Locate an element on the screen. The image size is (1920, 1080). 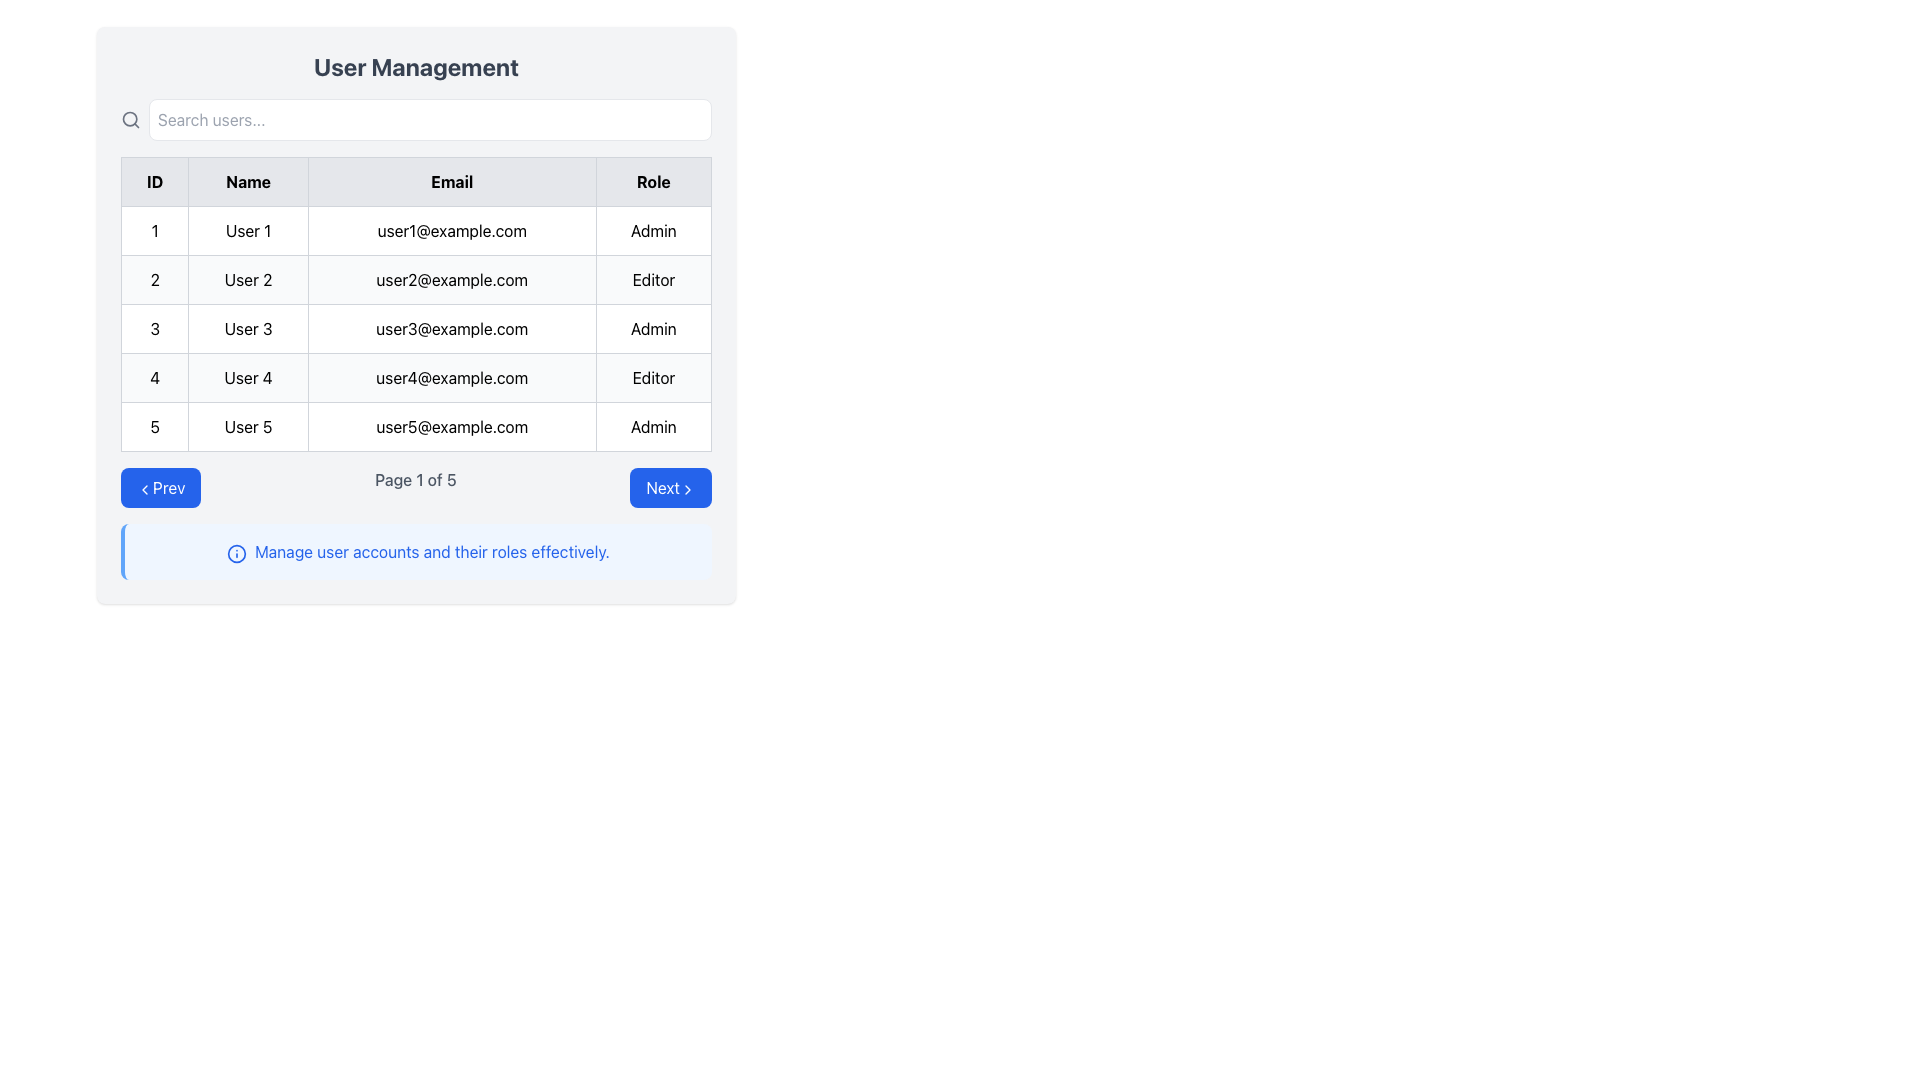
the static text label displaying the ID number for 'User 4' in the first cell of the fourth row of the user management table is located at coordinates (154, 378).